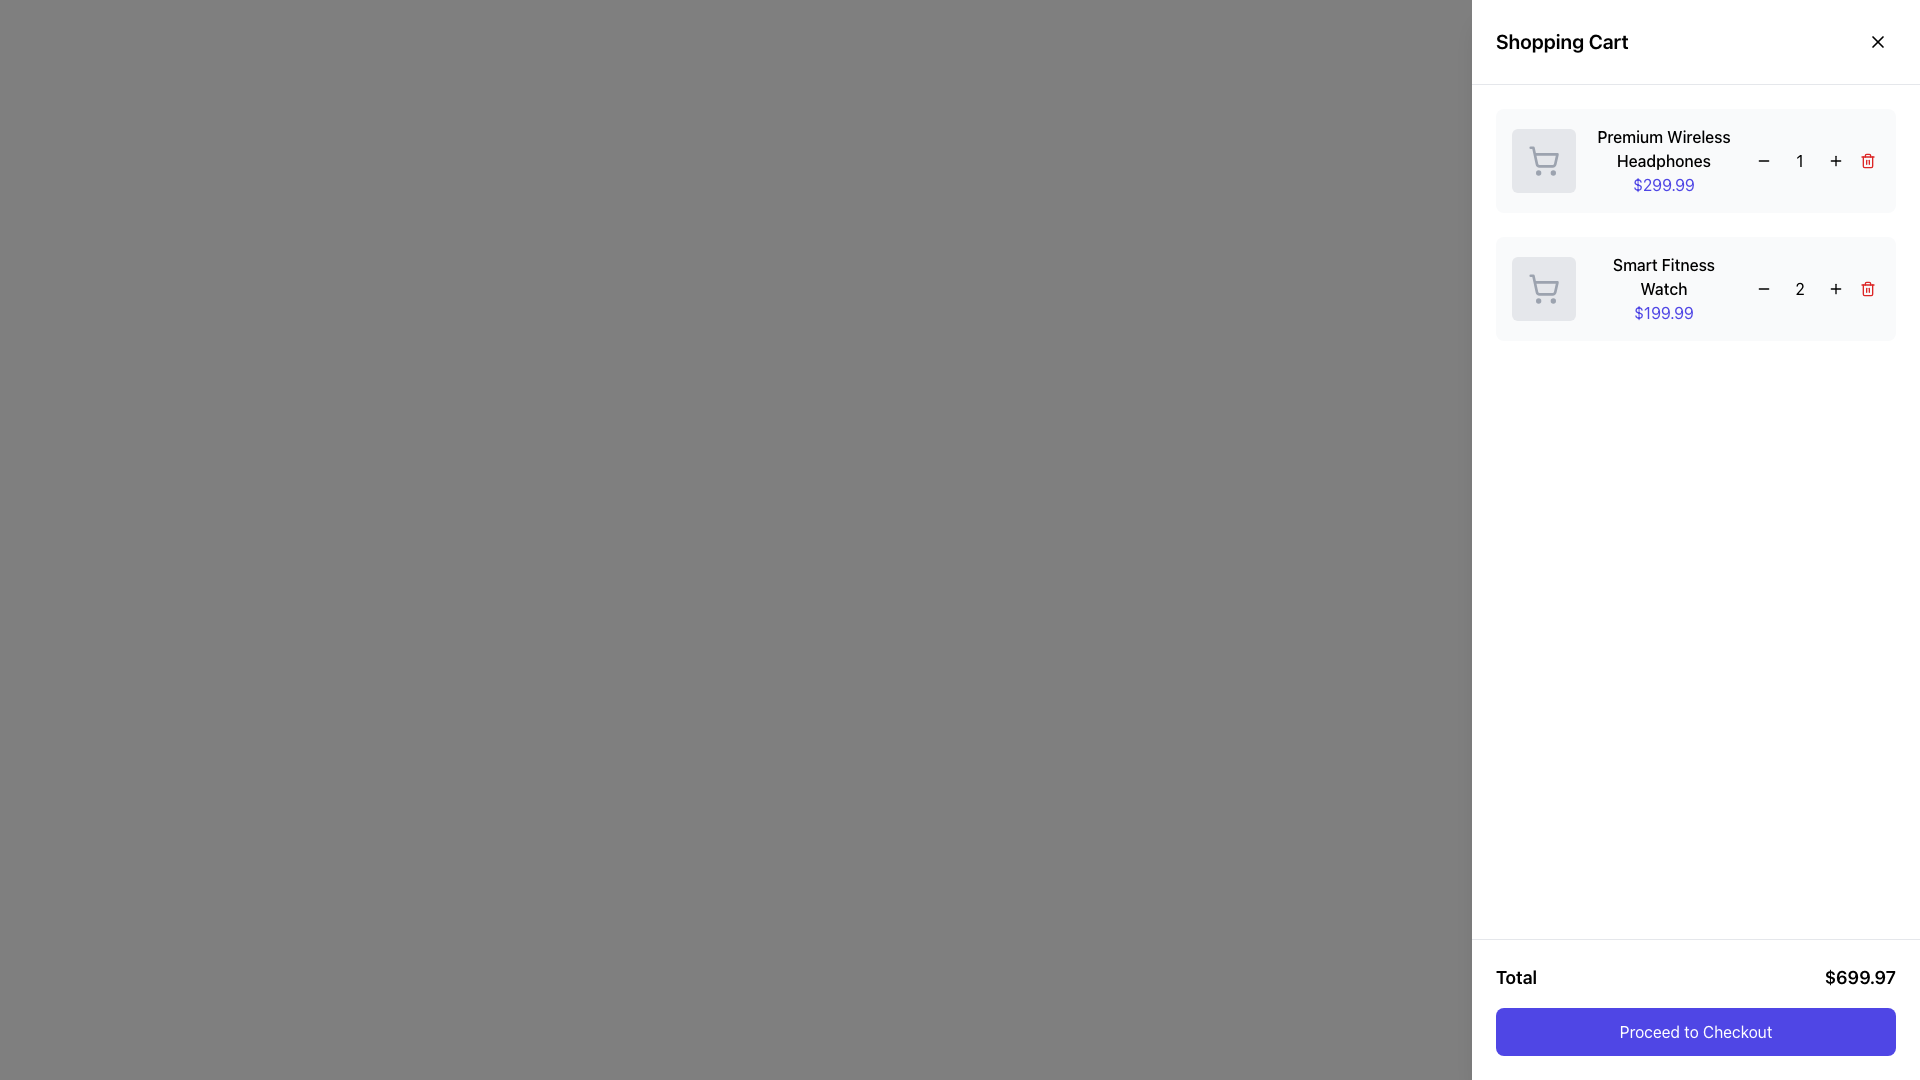 This screenshot has width=1920, height=1080. What do you see at coordinates (1543, 160) in the screenshot?
I see `the icon representing the cart functionality located to the left of the 'Premium Wireless Headphones' list item` at bounding box center [1543, 160].